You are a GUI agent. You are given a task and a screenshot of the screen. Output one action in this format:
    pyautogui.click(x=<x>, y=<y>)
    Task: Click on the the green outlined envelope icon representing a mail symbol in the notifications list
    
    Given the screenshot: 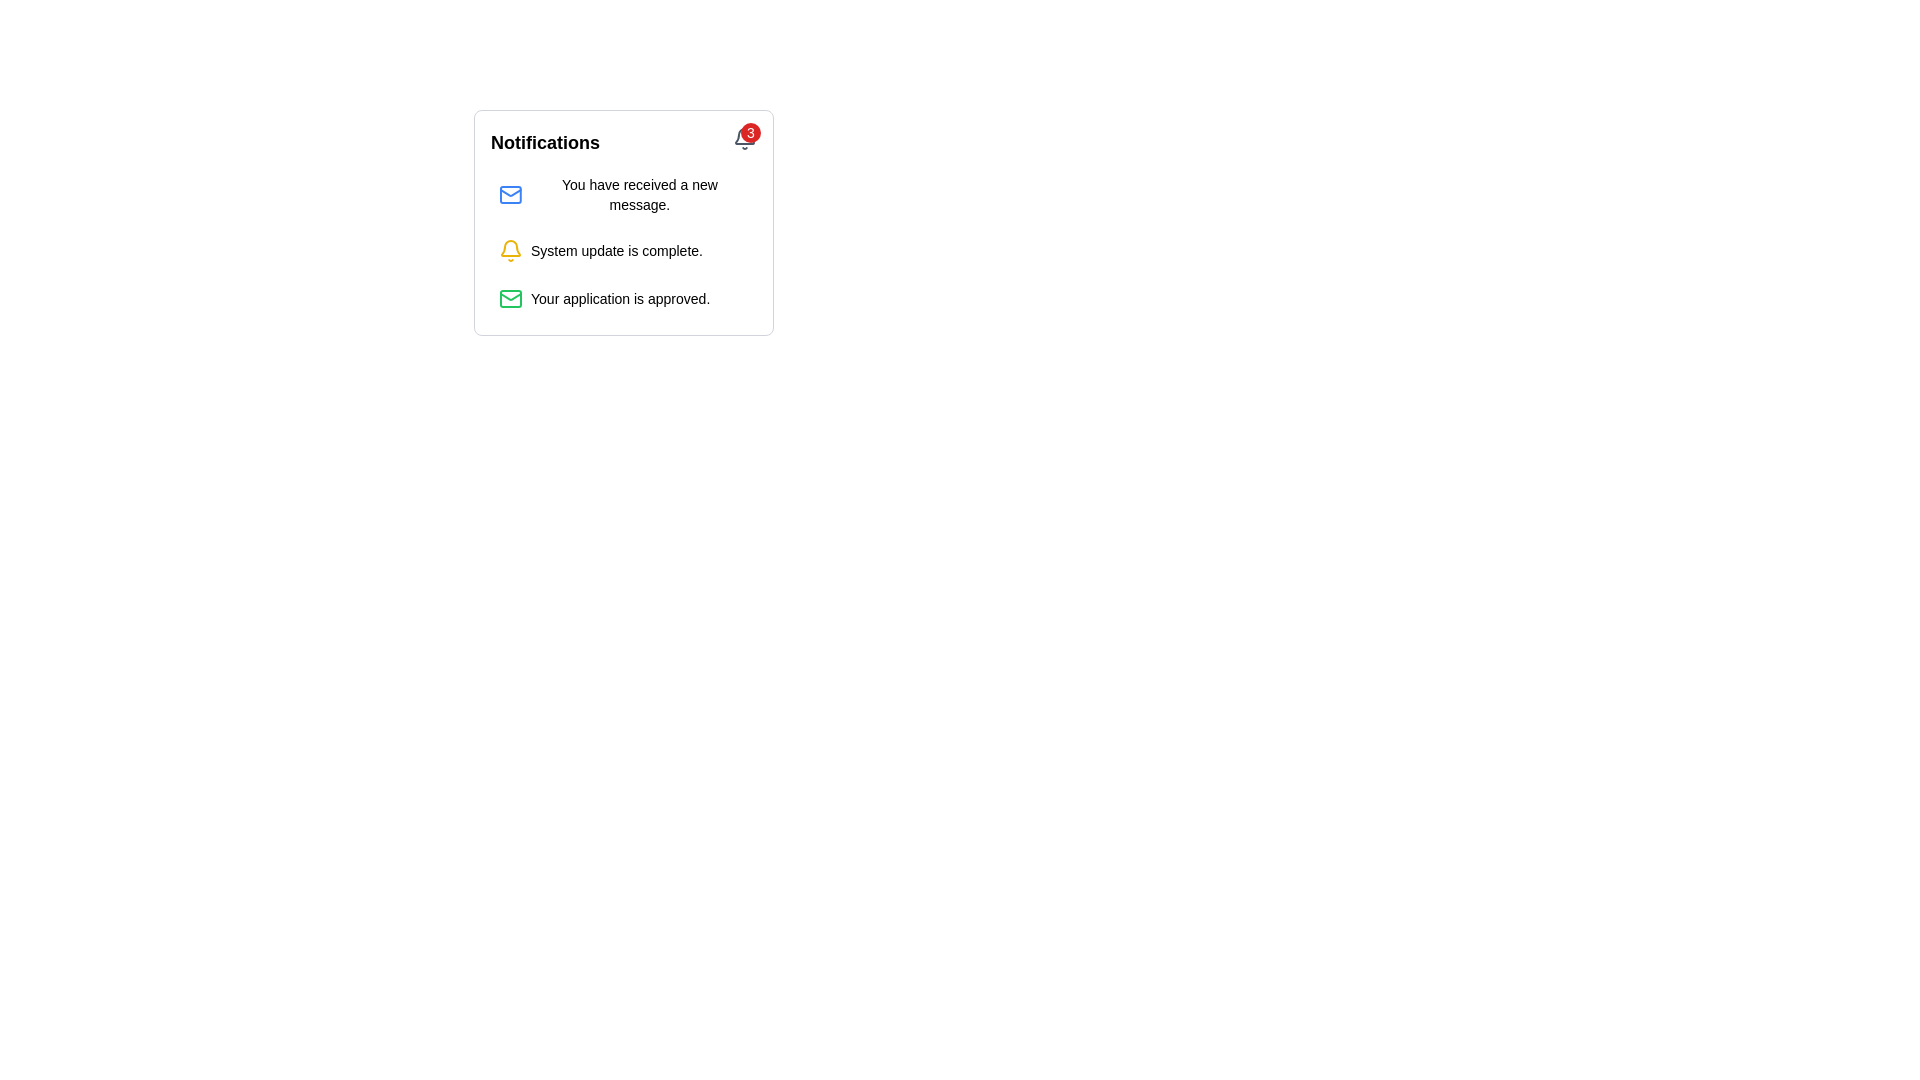 What is the action you would take?
    pyautogui.click(x=510, y=299)
    